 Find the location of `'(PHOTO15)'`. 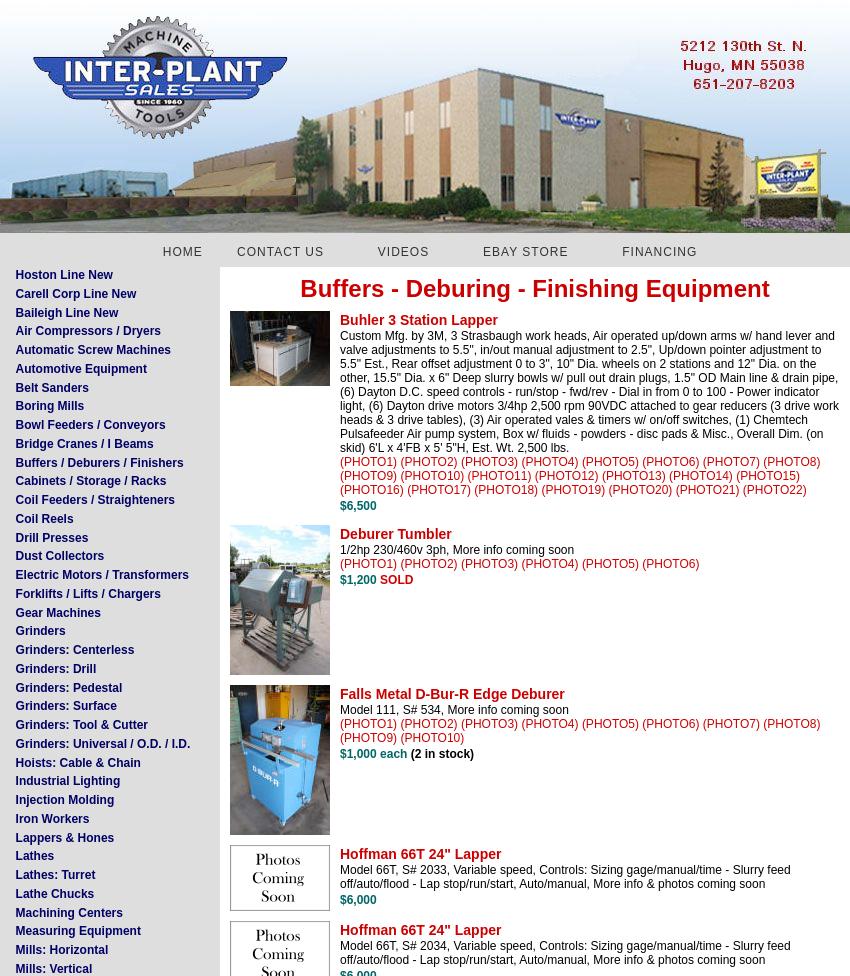

'(PHOTO15)' is located at coordinates (766, 474).